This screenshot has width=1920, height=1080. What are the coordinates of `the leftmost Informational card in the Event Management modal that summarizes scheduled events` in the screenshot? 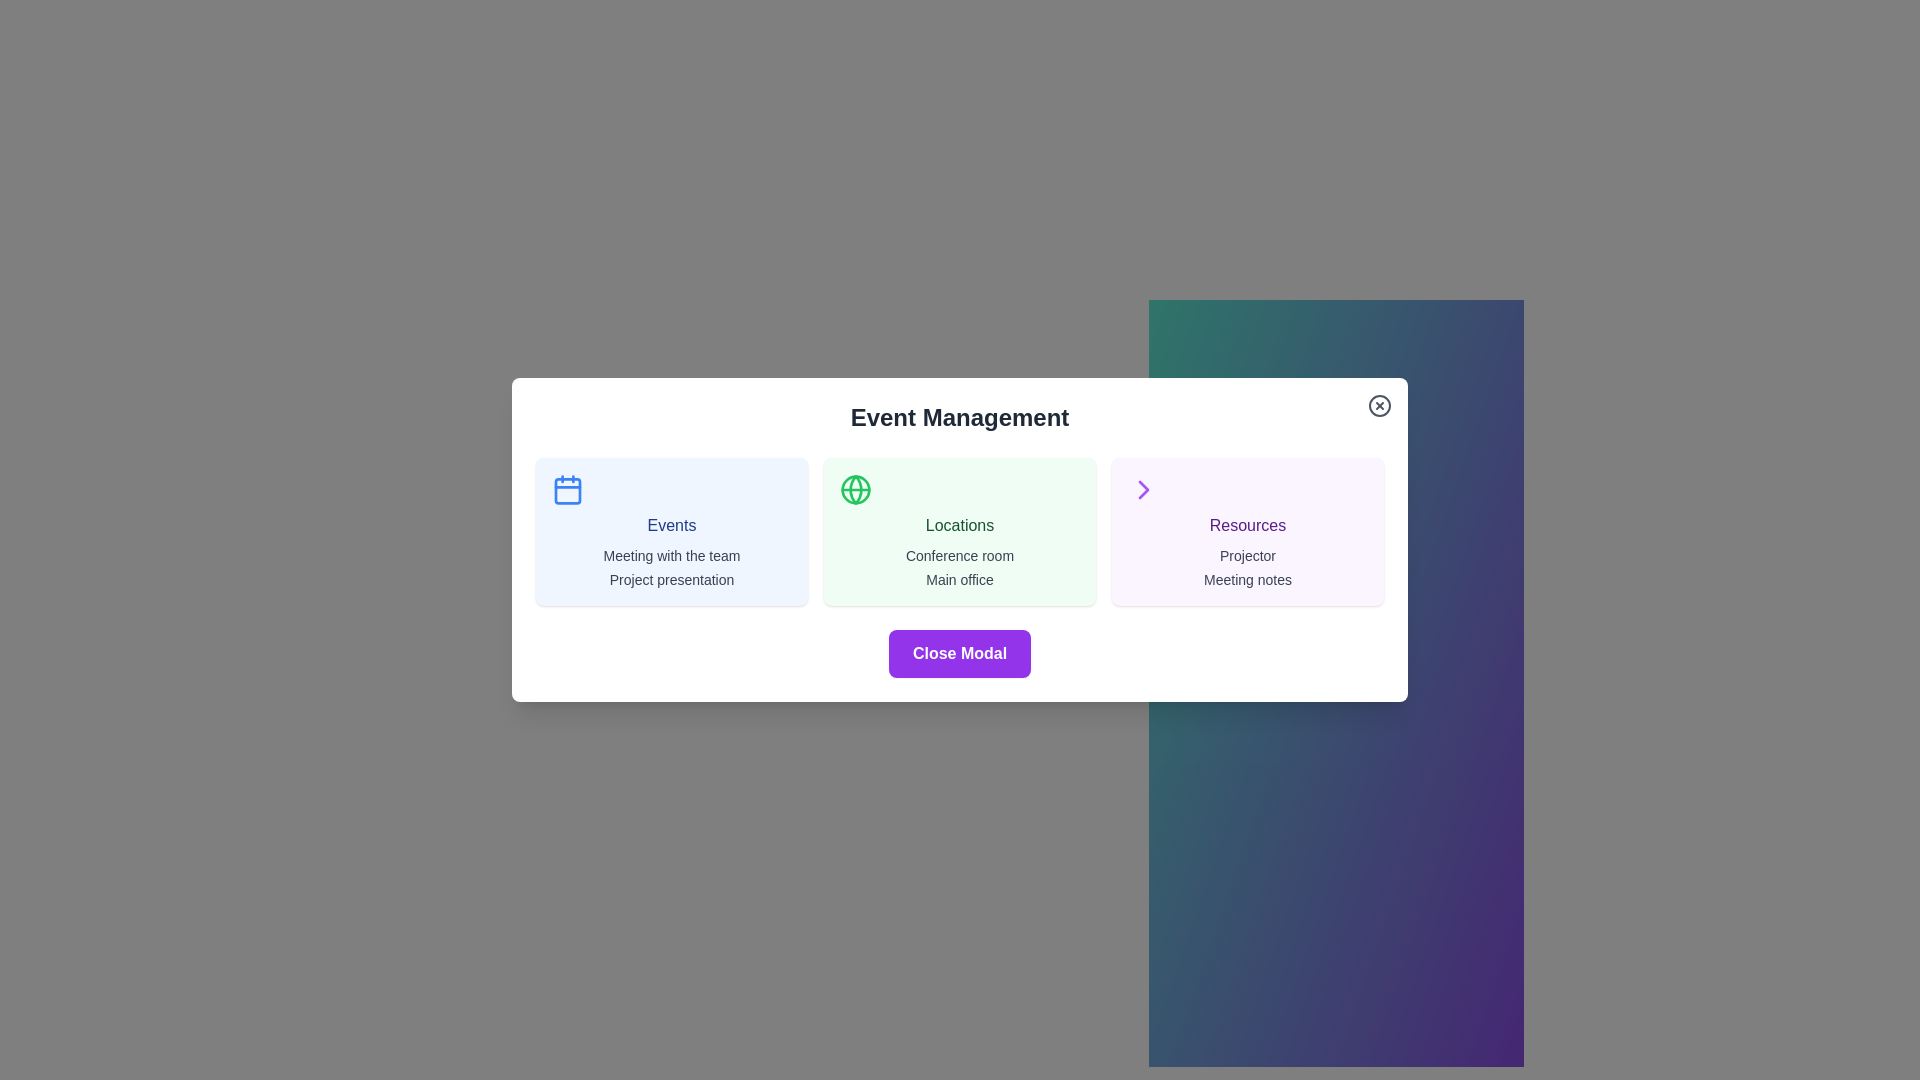 It's located at (672, 531).